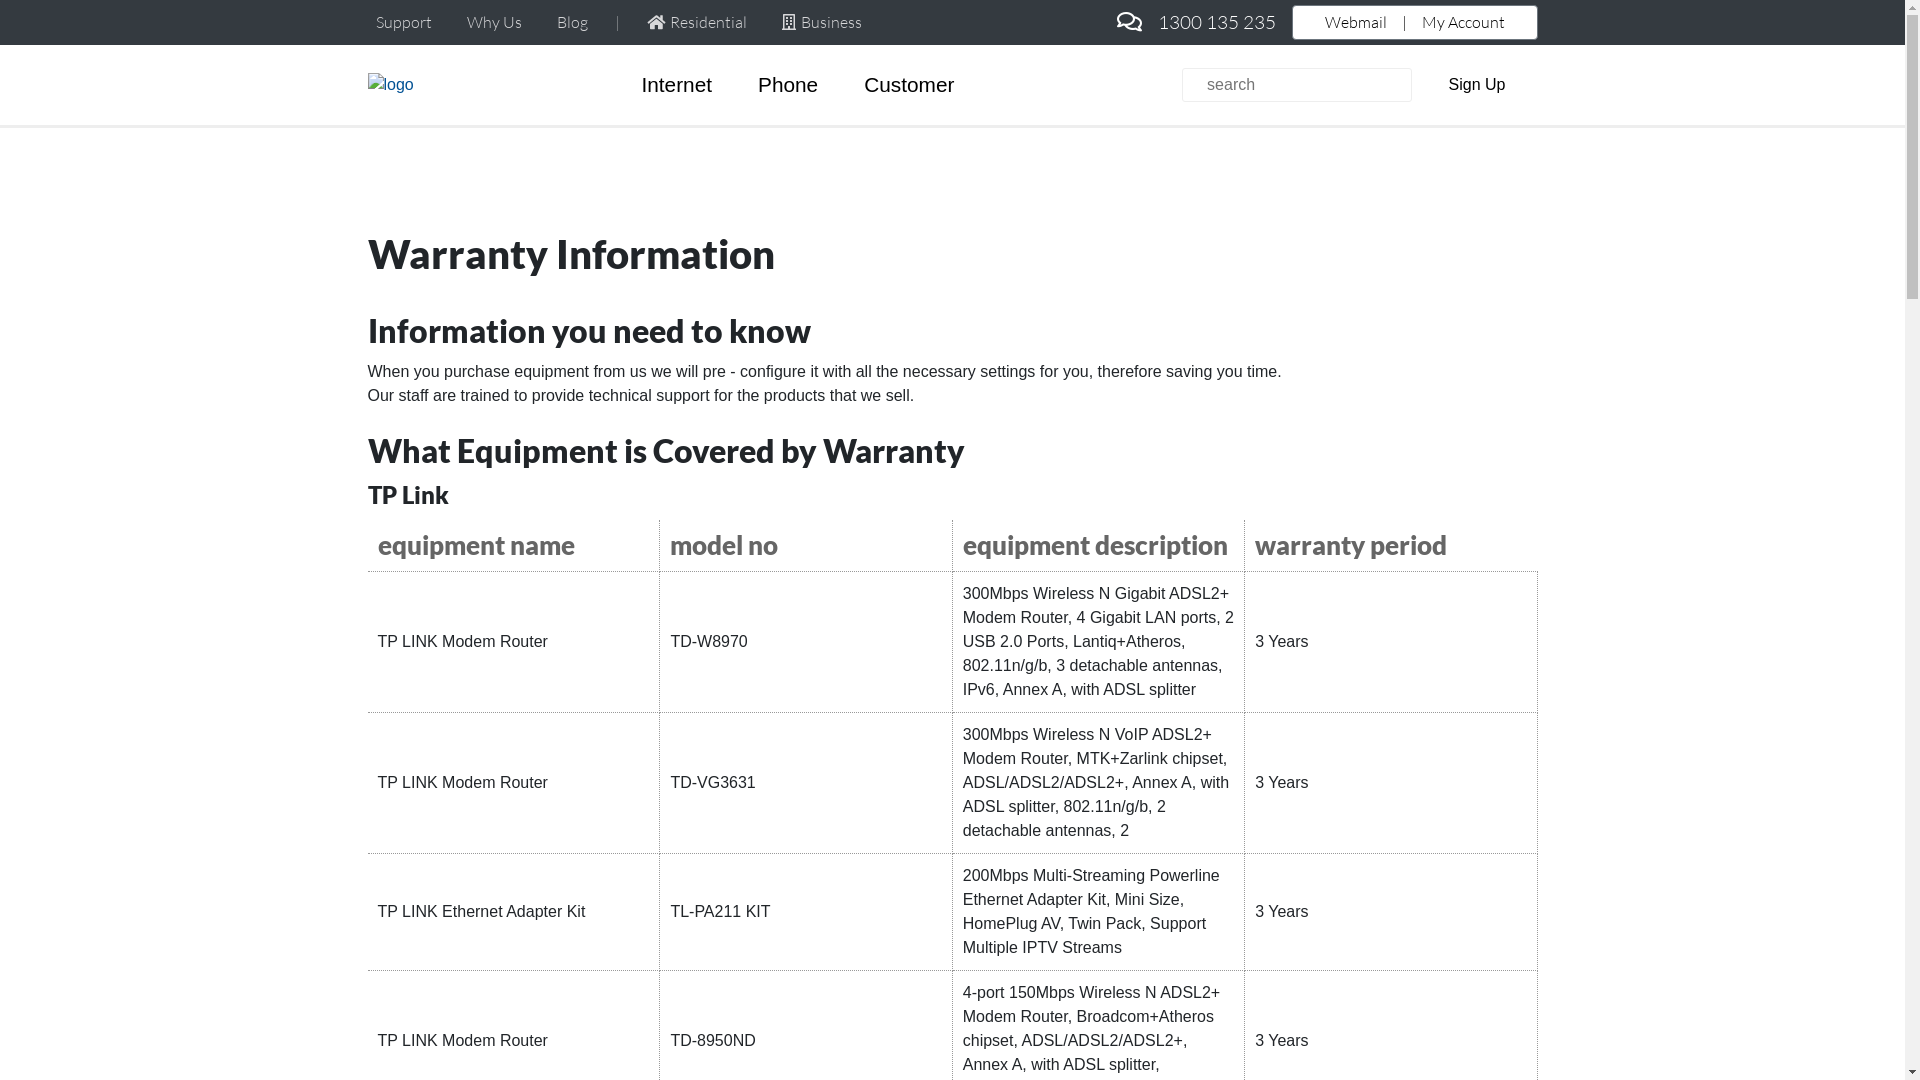 This screenshot has width=1920, height=1080. What do you see at coordinates (1296, 83) in the screenshot?
I see `'search our site'` at bounding box center [1296, 83].